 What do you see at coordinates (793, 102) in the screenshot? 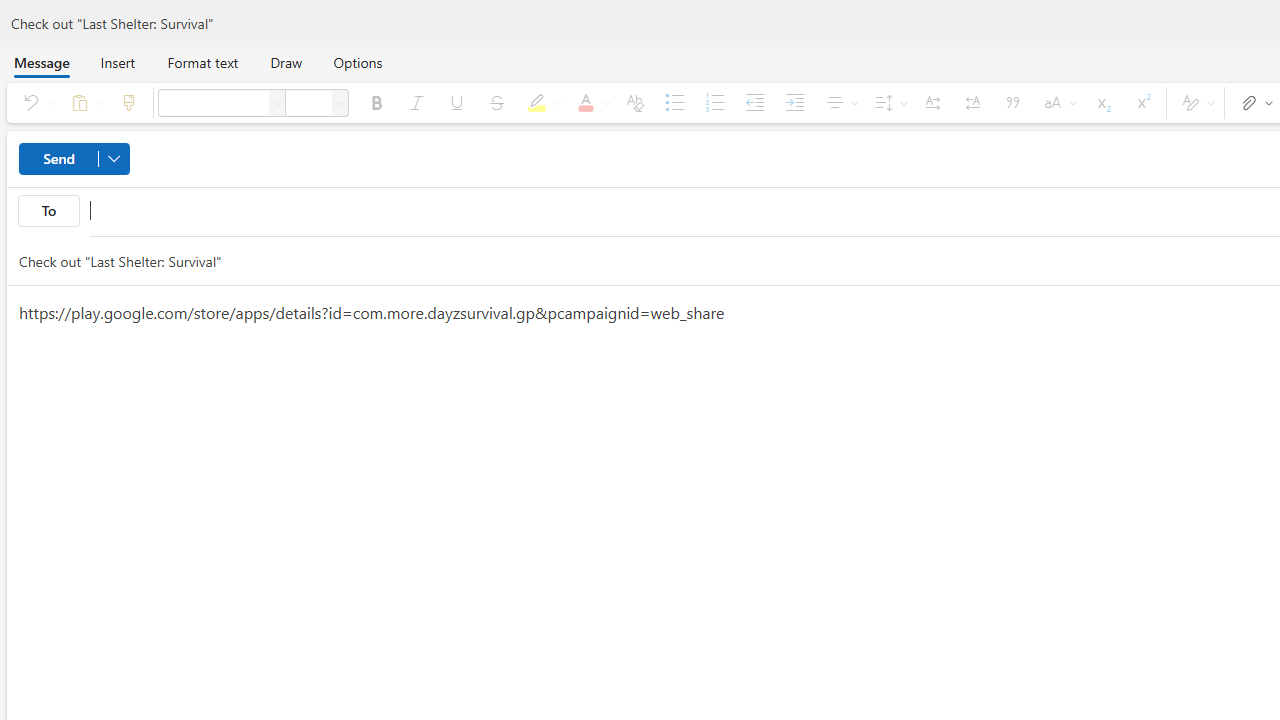
I see `'Increase indent'` at bounding box center [793, 102].